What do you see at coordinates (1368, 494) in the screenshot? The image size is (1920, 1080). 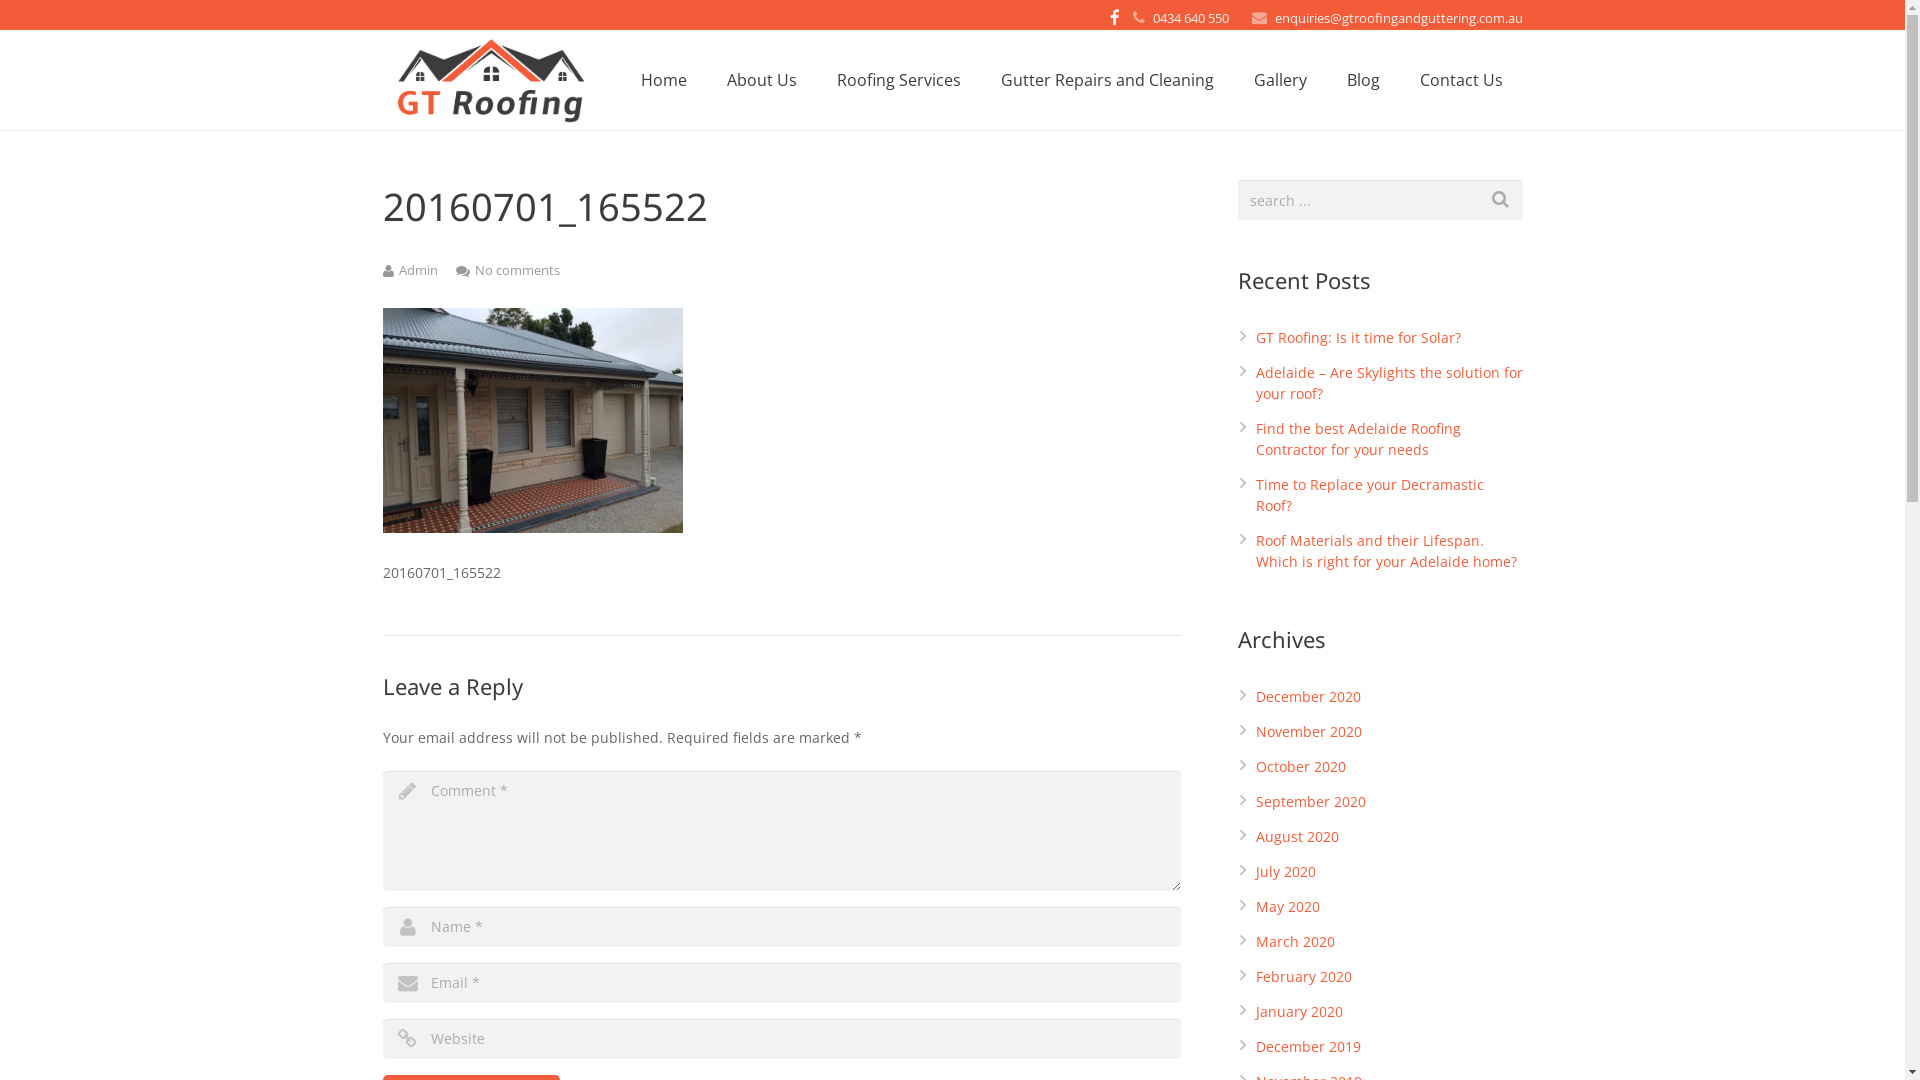 I see `'Time to Replace your Decramastic Roof?'` at bounding box center [1368, 494].